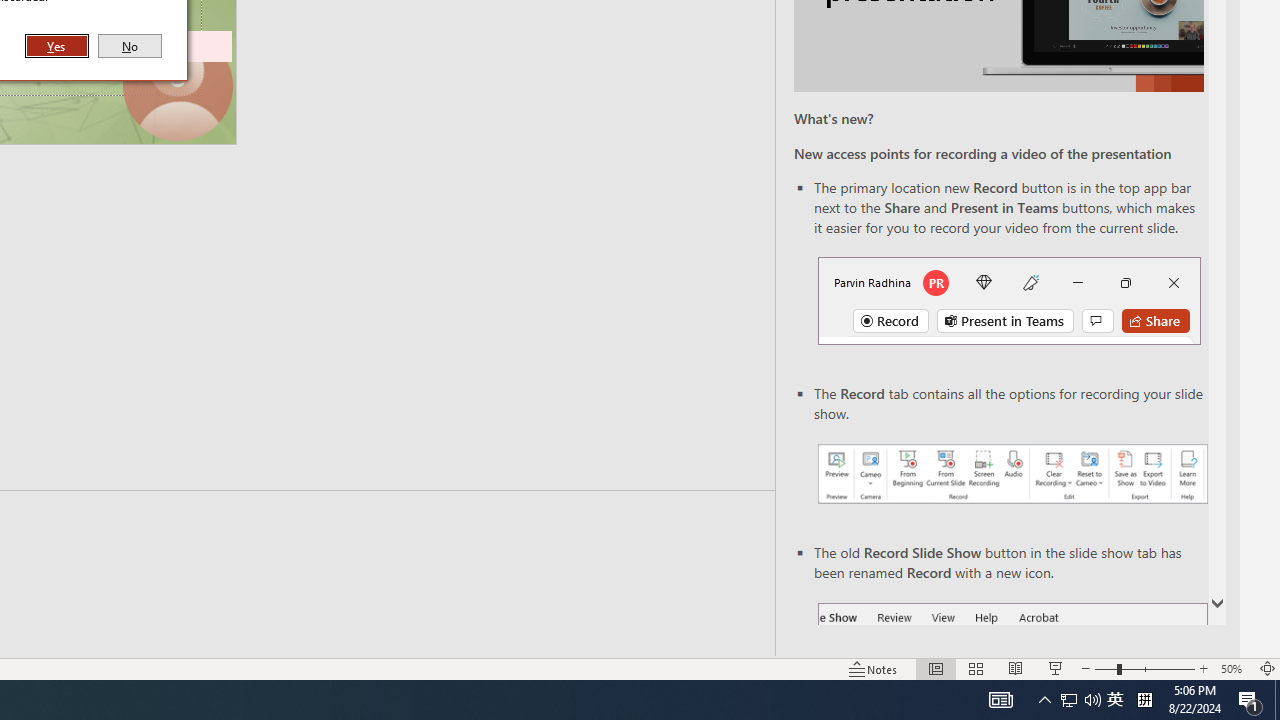 The image size is (1280, 720). Describe the element at coordinates (1092, 698) in the screenshot. I see `'Q2790: 100%'` at that location.